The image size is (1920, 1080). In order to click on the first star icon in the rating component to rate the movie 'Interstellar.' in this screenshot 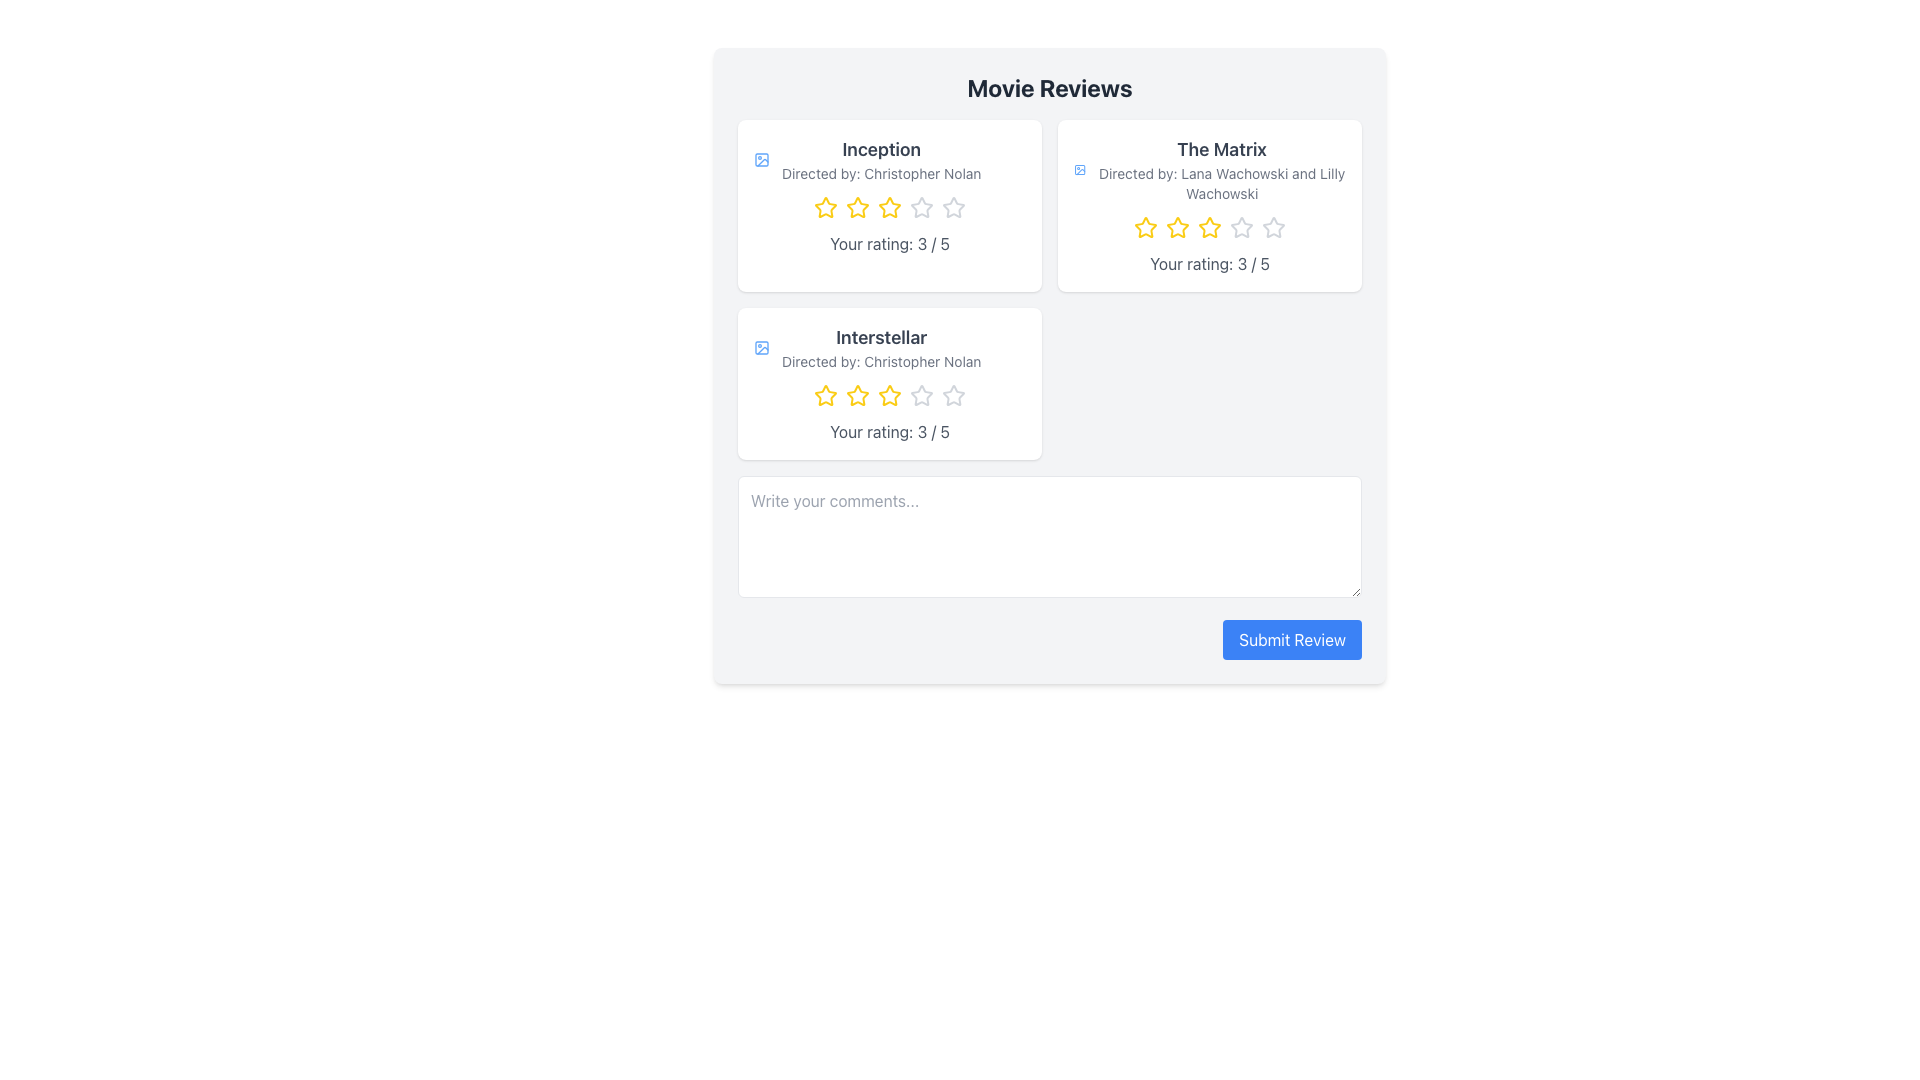, I will do `click(825, 396)`.